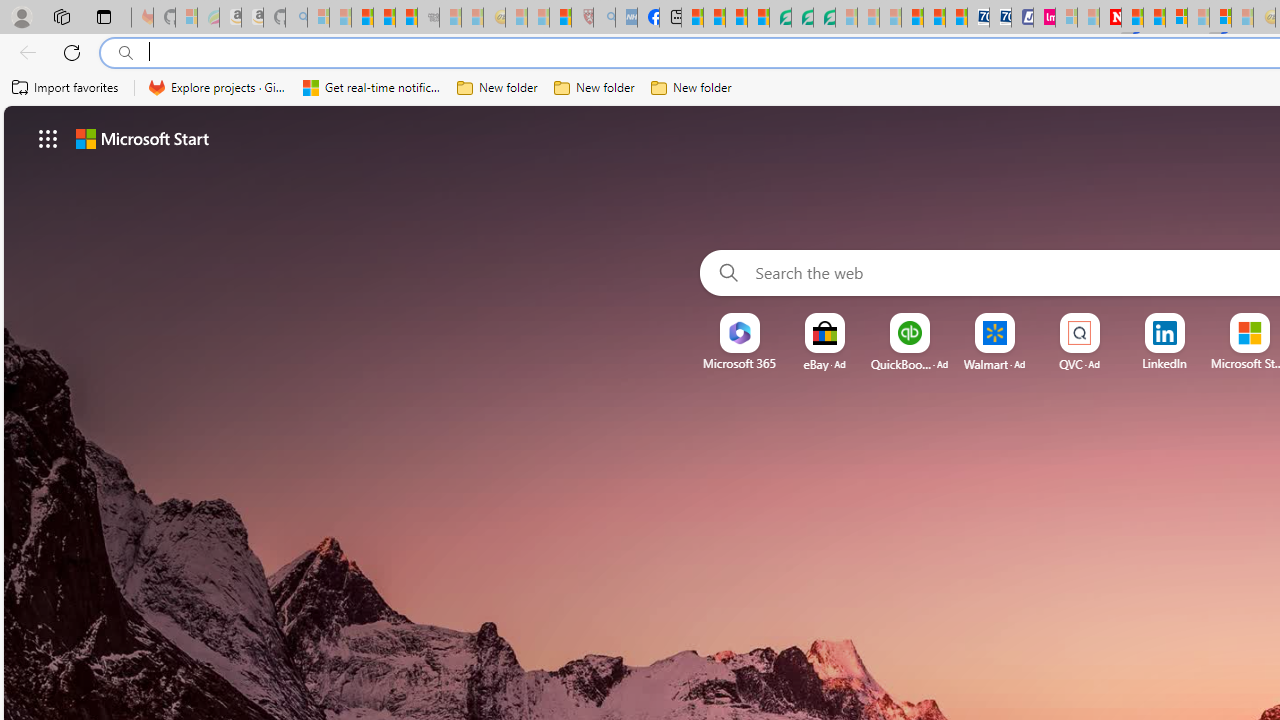 The height and width of the screenshot is (720, 1280). What do you see at coordinates (824, 17) in the screenshot?
I see `'Microsoft Word - consumer-privacy address update 2.2021'` at bounding box center [824, 17].